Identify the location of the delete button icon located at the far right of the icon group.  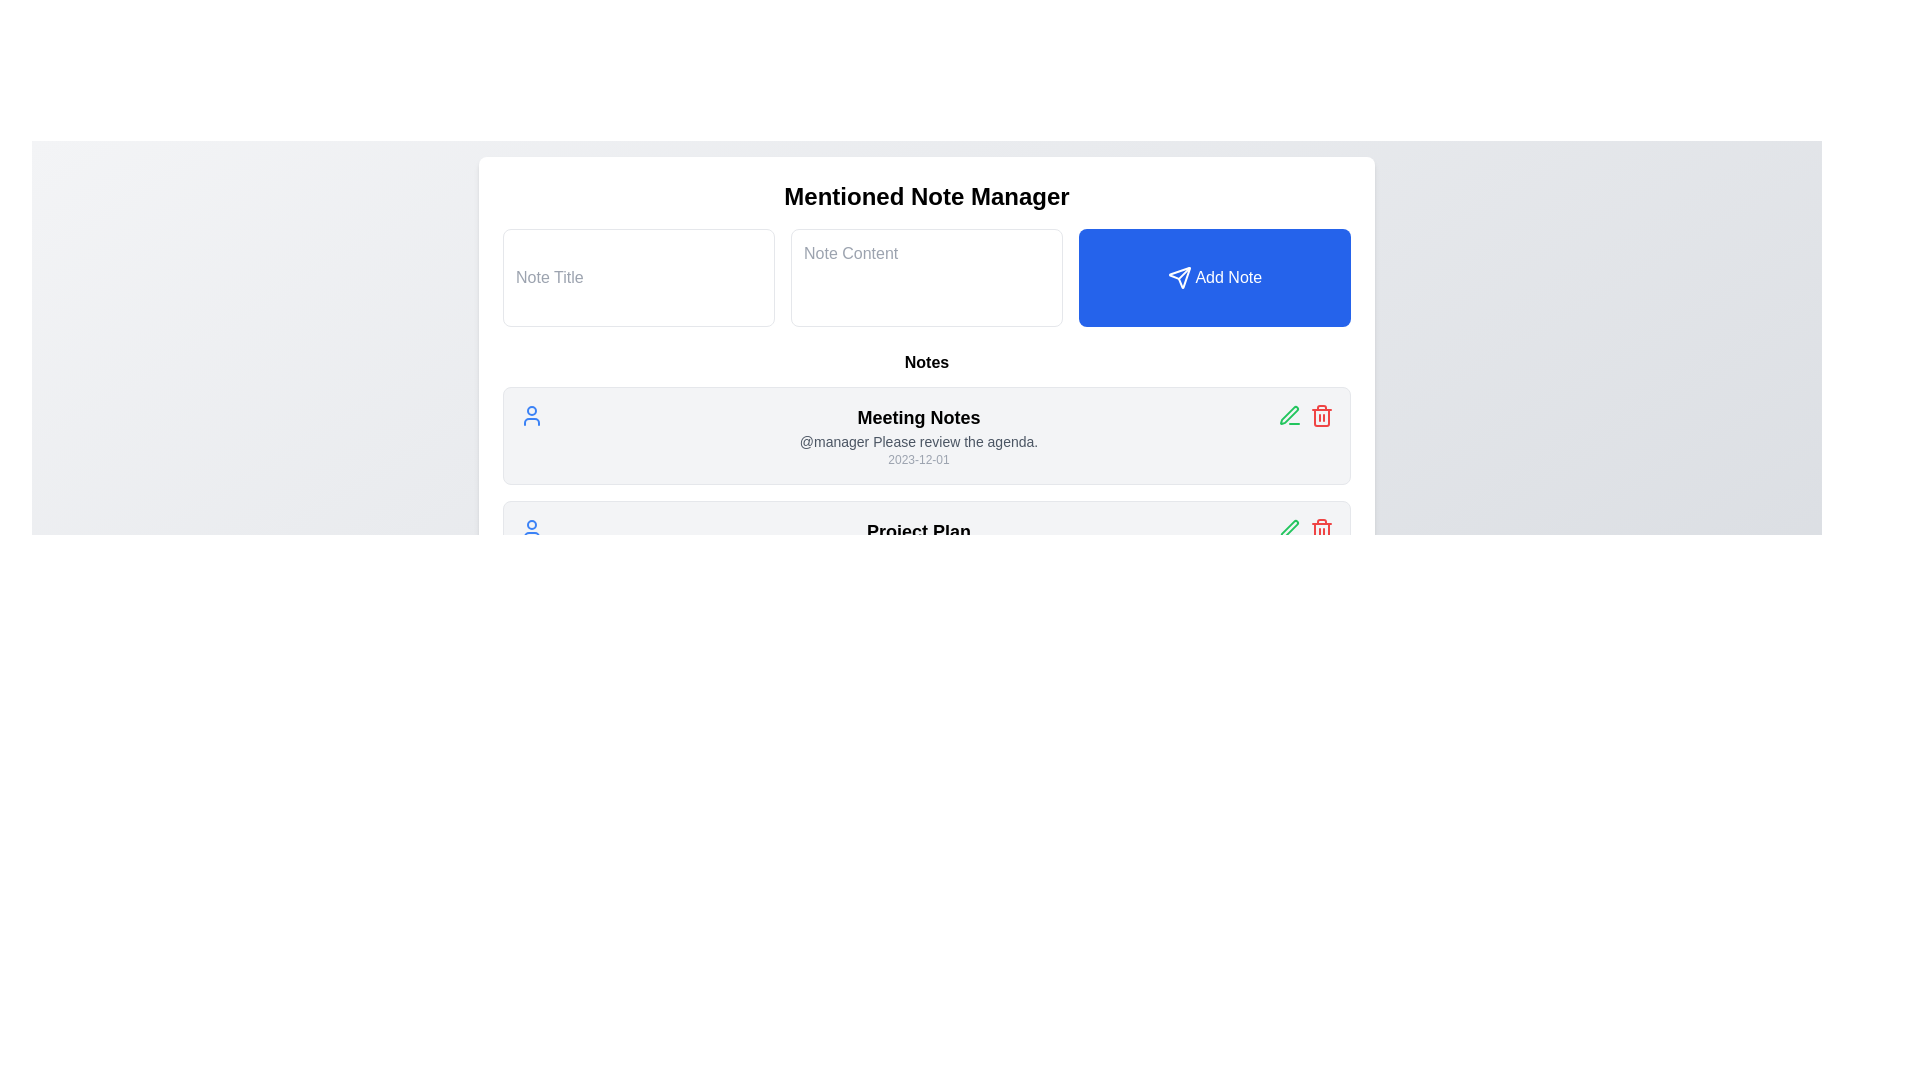
(1321, 415).